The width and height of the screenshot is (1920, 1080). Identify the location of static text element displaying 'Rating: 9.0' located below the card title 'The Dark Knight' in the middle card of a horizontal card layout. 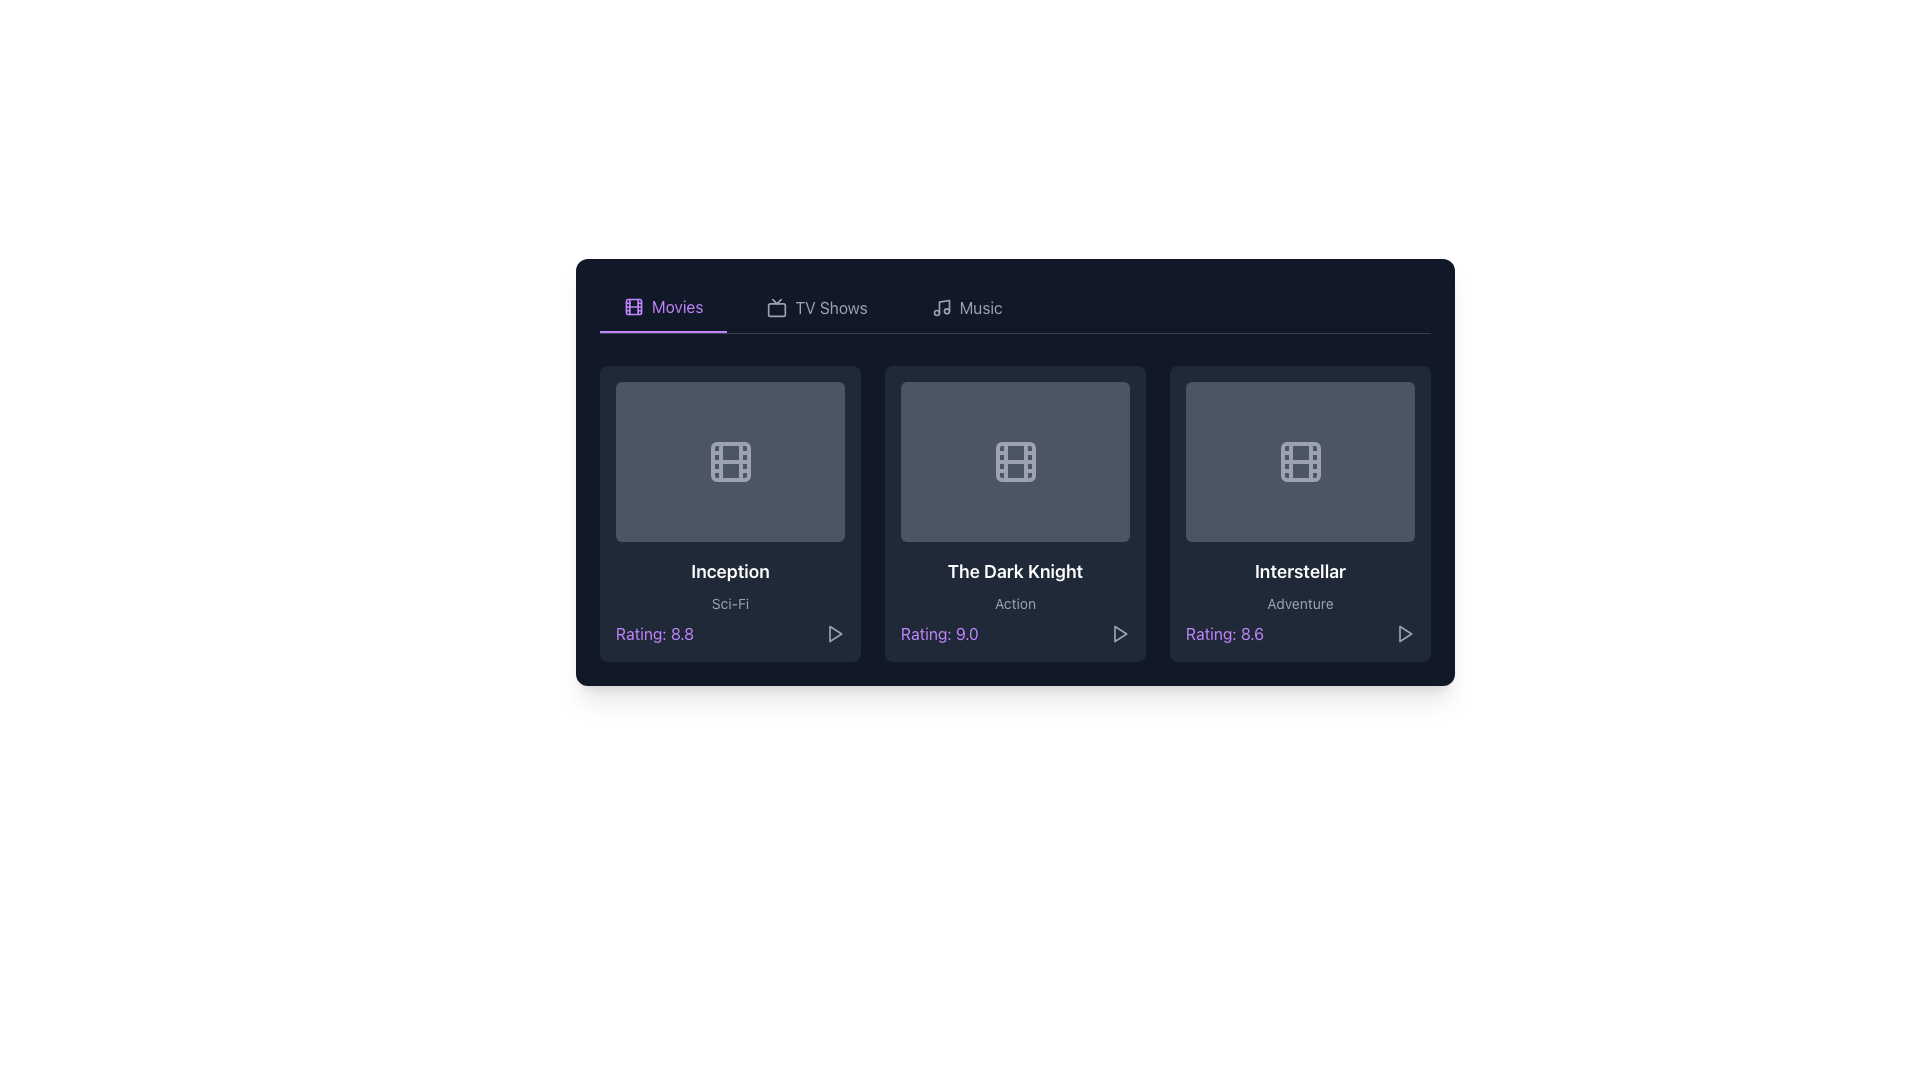
(938, 633).